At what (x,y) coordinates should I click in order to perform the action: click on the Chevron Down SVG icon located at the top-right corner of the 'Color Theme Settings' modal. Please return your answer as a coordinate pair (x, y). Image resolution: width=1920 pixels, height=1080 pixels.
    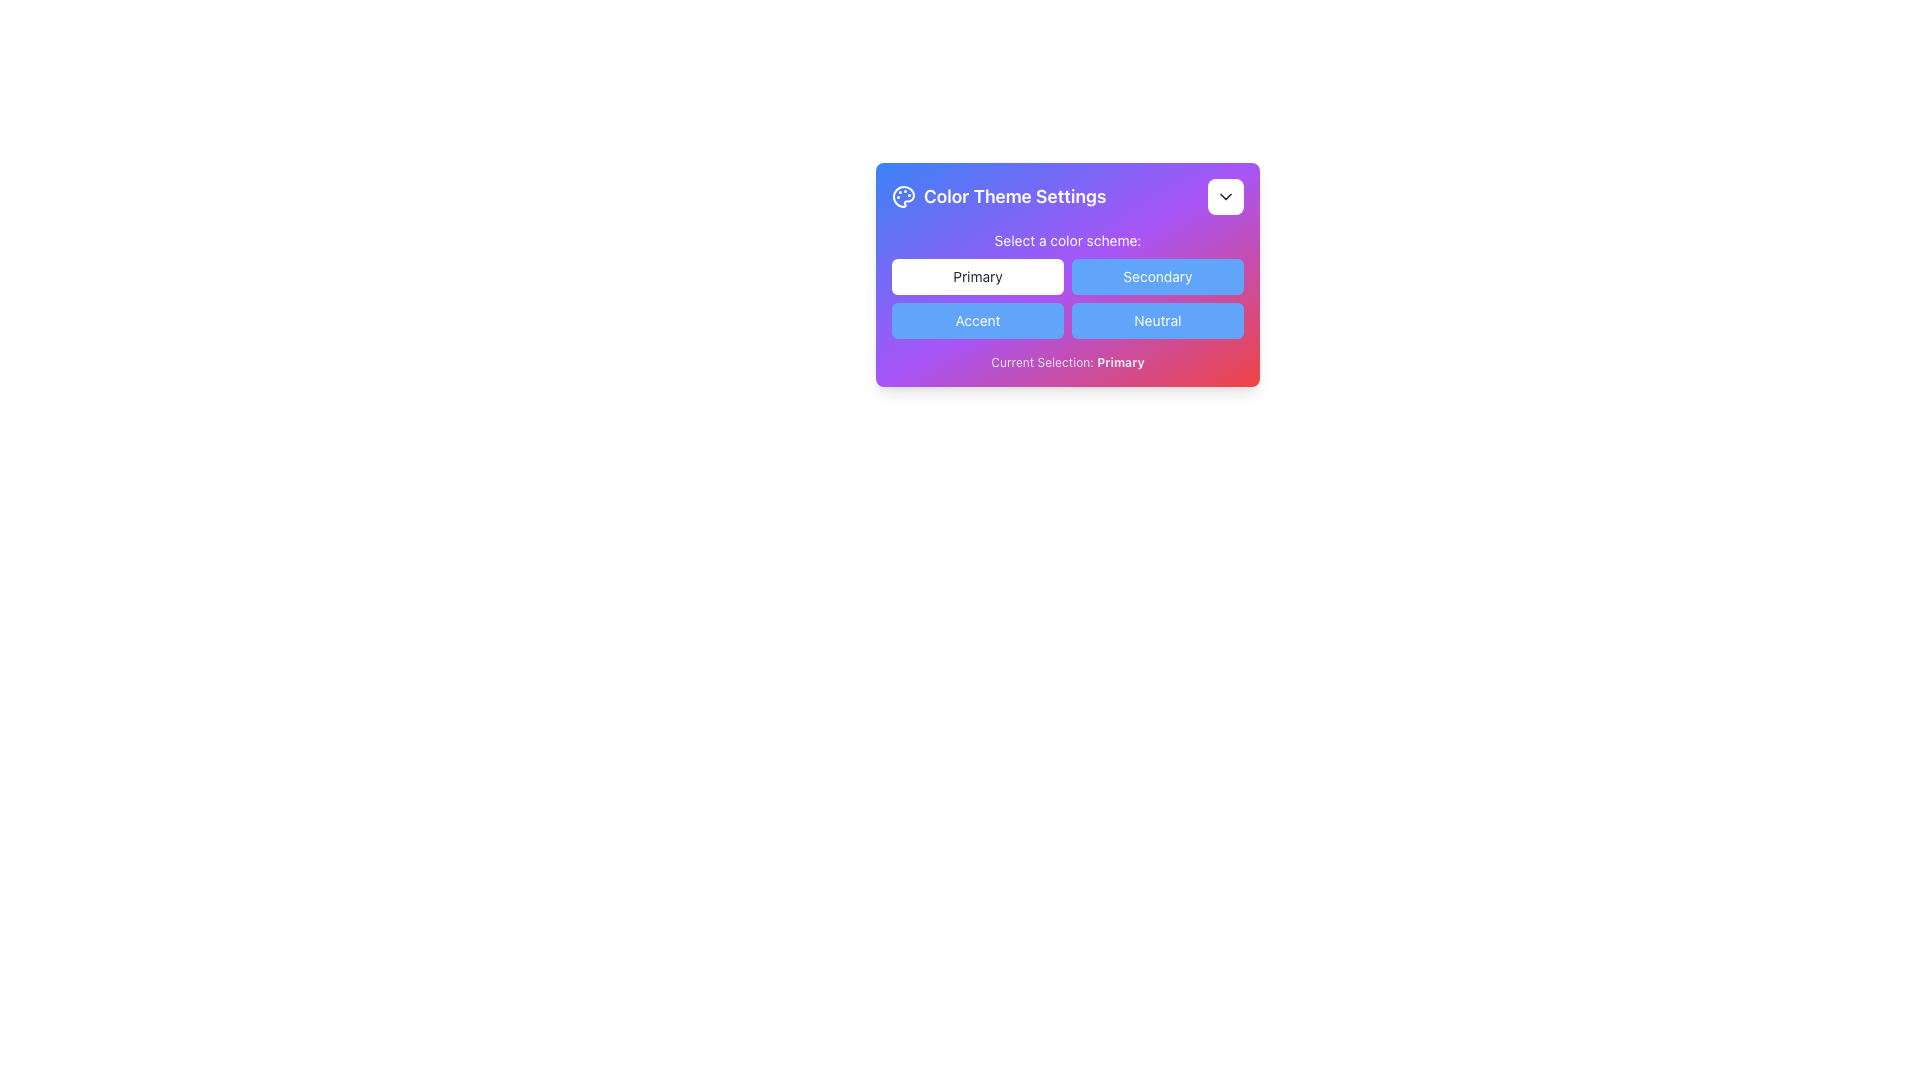
    Looking at the image, I should click on (1224, 196).